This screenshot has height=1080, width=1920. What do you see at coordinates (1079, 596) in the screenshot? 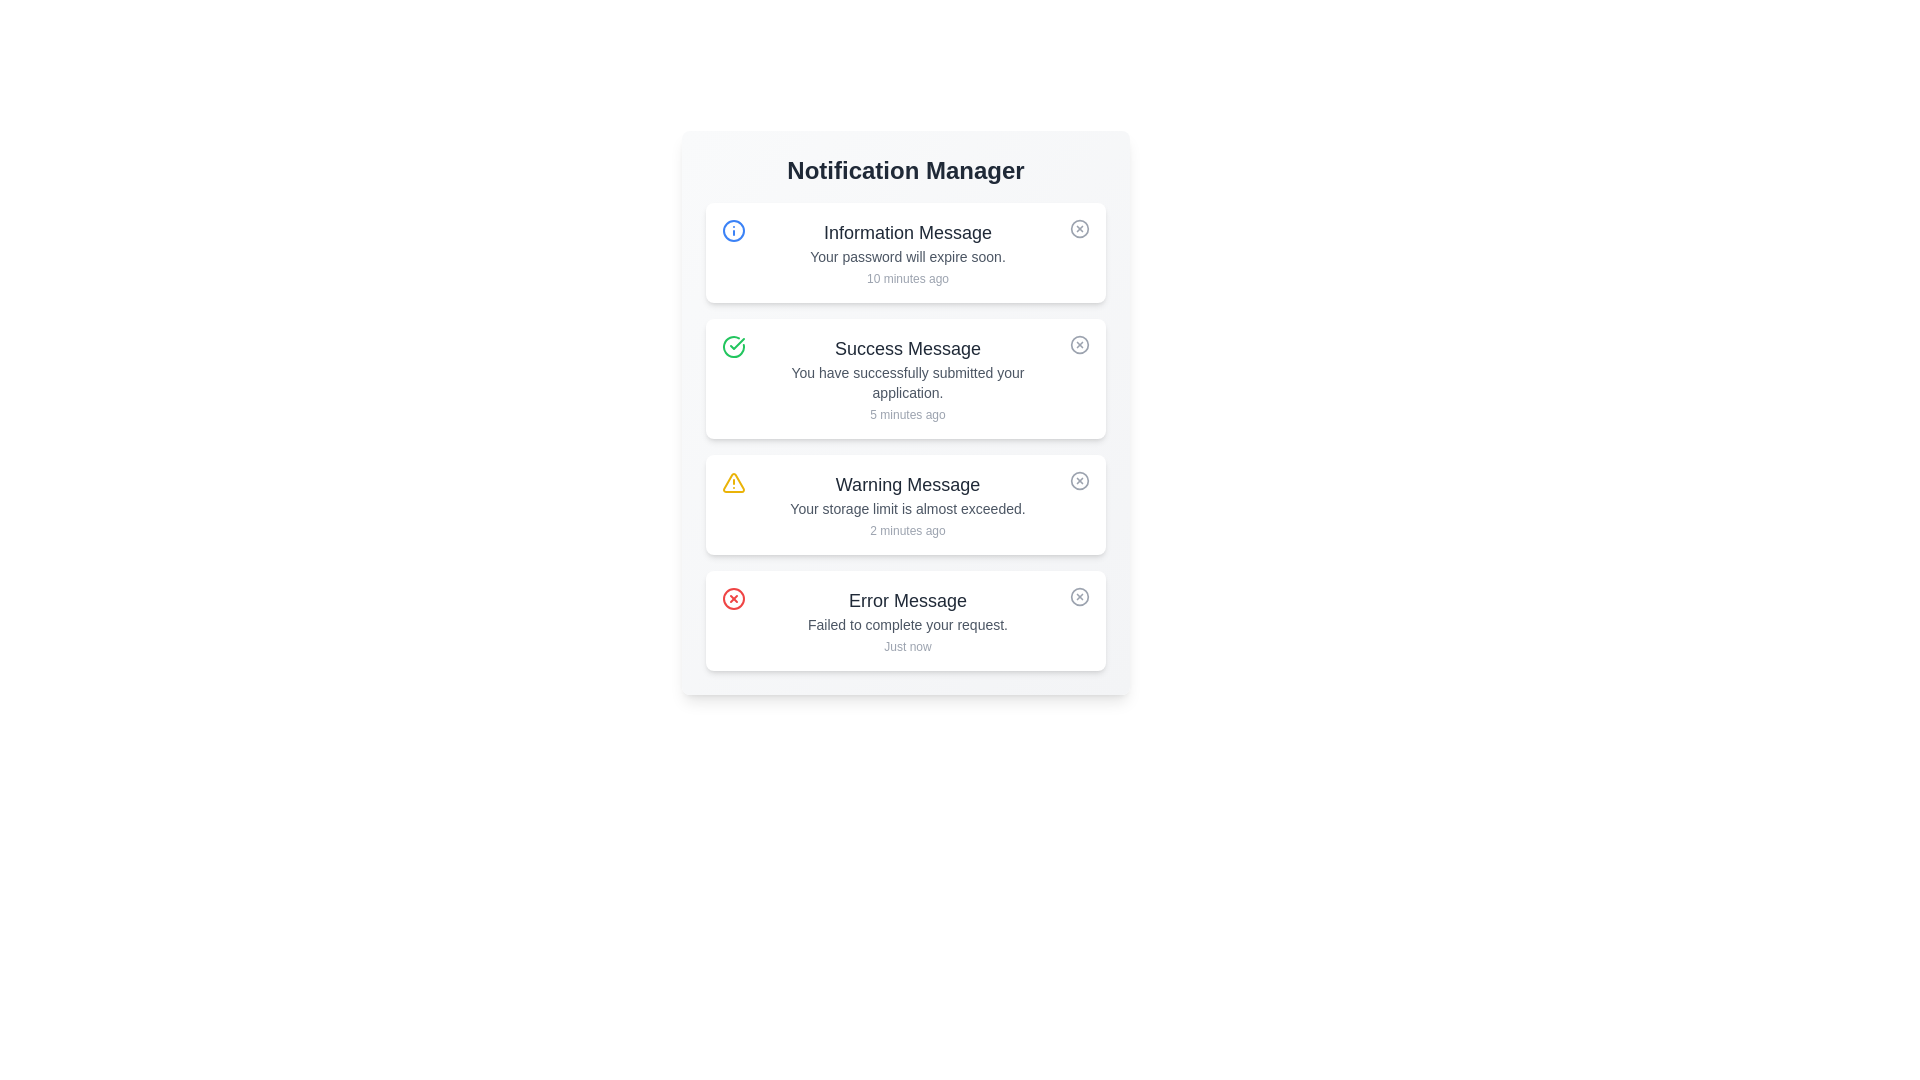
I see `the circular decorative element of the 'x' icon located at the far right of the 'Error Message' notification card` at bounding box center [1079, 596].